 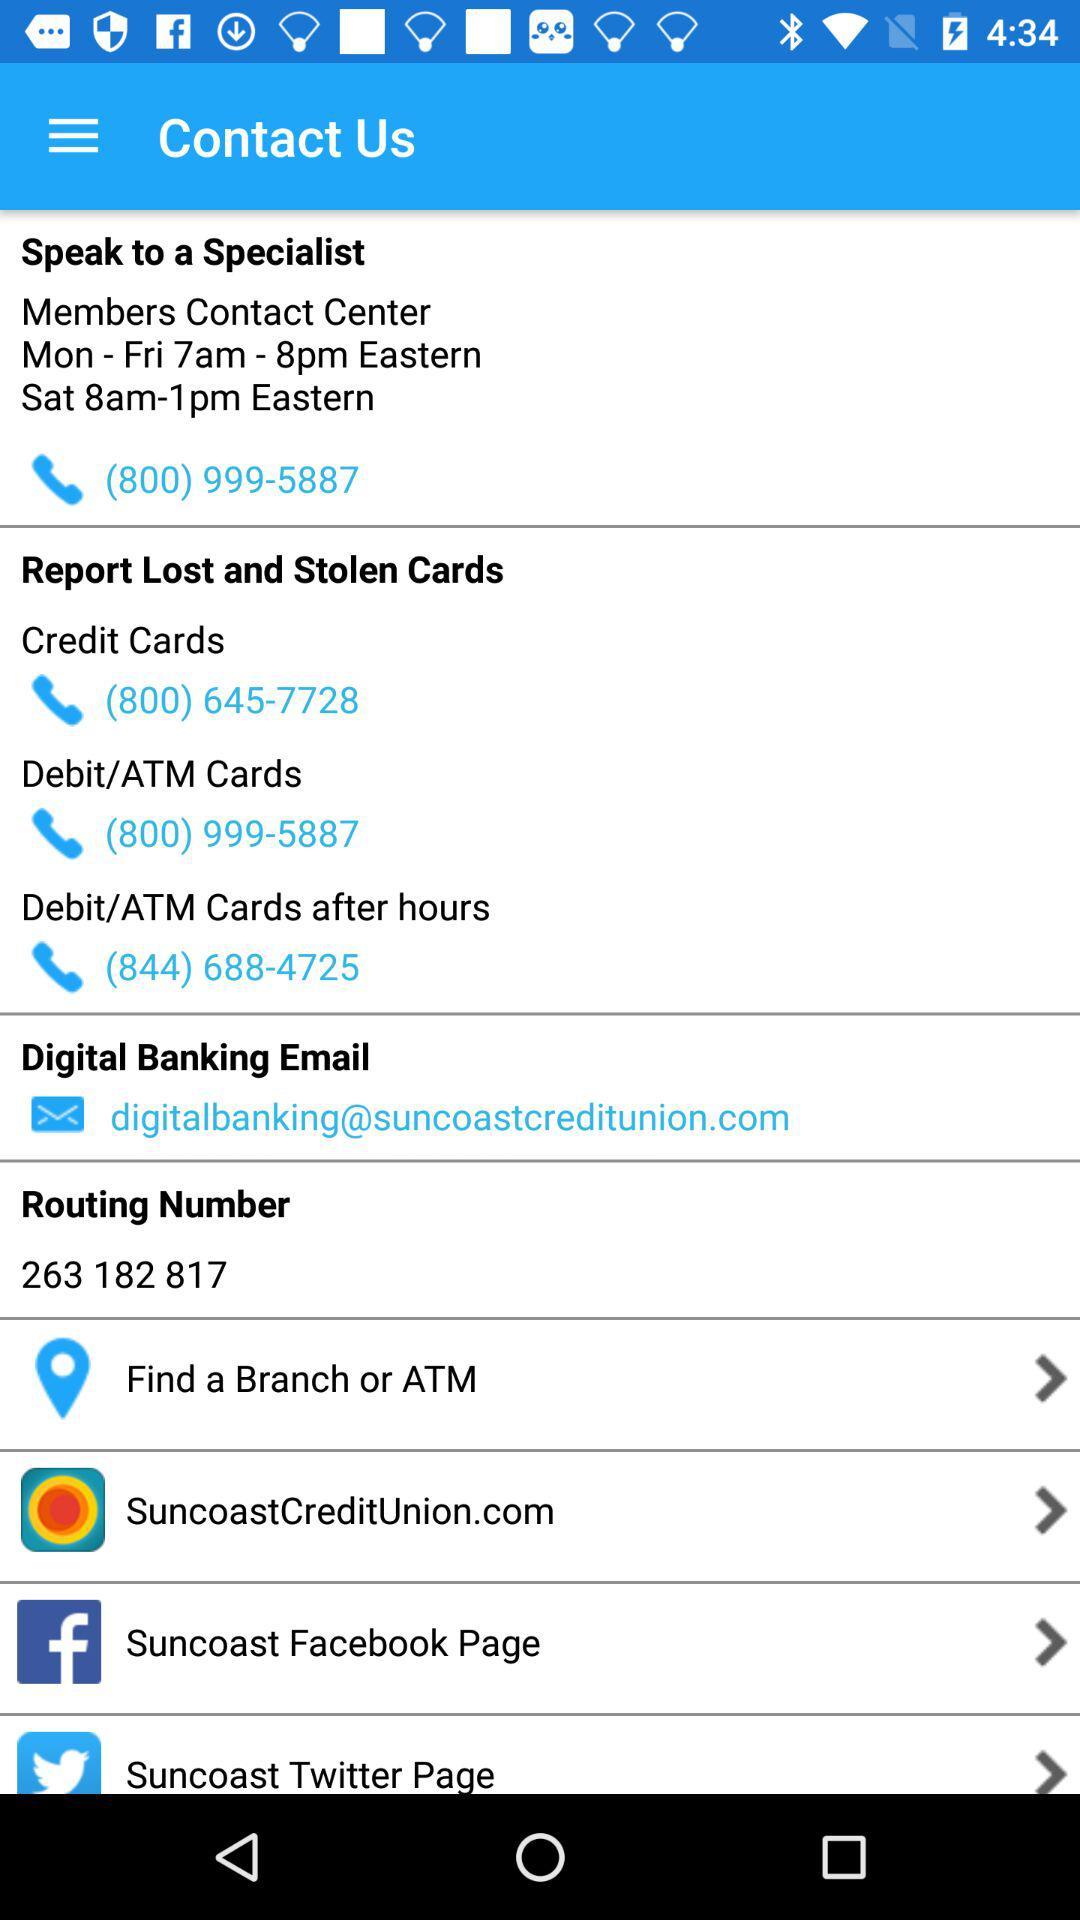 What do you see at coordinates (591, 699) in the screenshot?
I see `the (800) 645-7728 item` at bounding box center [591, 699].